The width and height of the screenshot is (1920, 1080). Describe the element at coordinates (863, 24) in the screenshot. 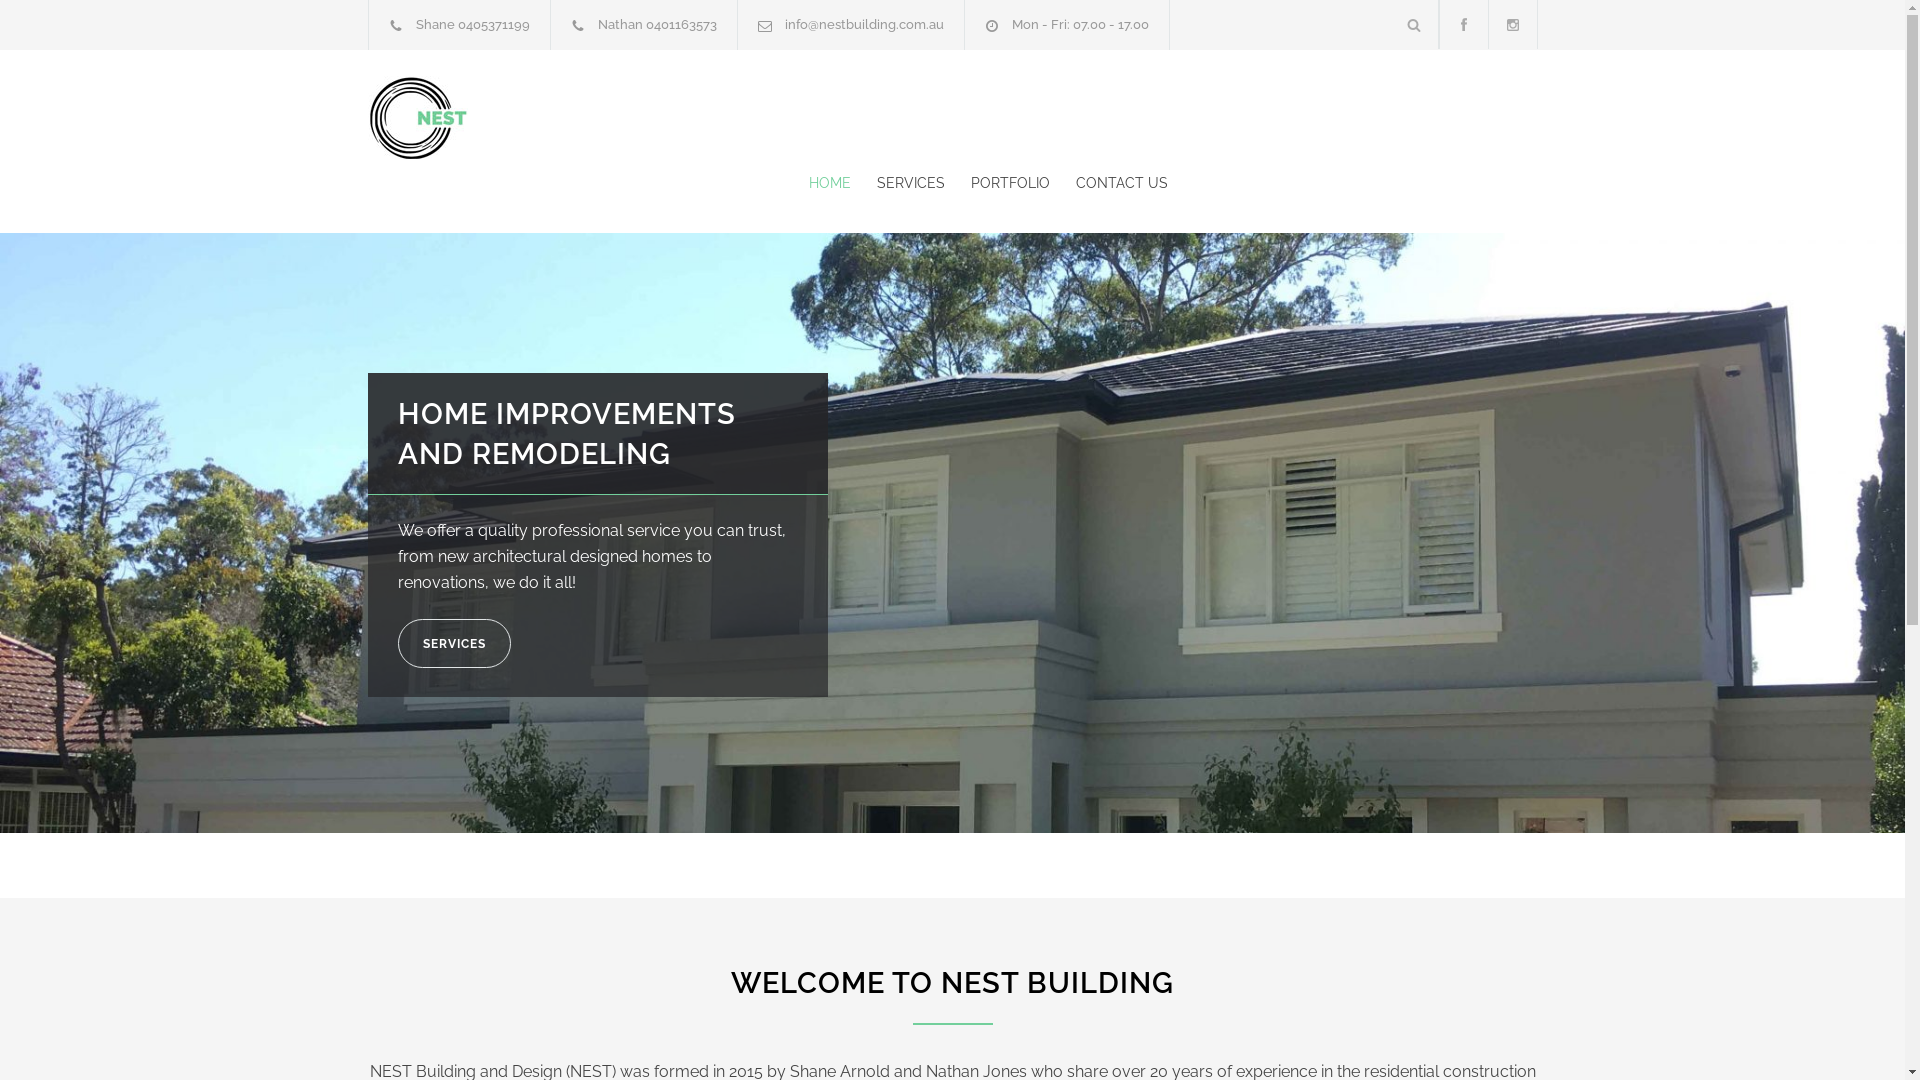

I see `'info@nestbuilding.com.au'` at that location.